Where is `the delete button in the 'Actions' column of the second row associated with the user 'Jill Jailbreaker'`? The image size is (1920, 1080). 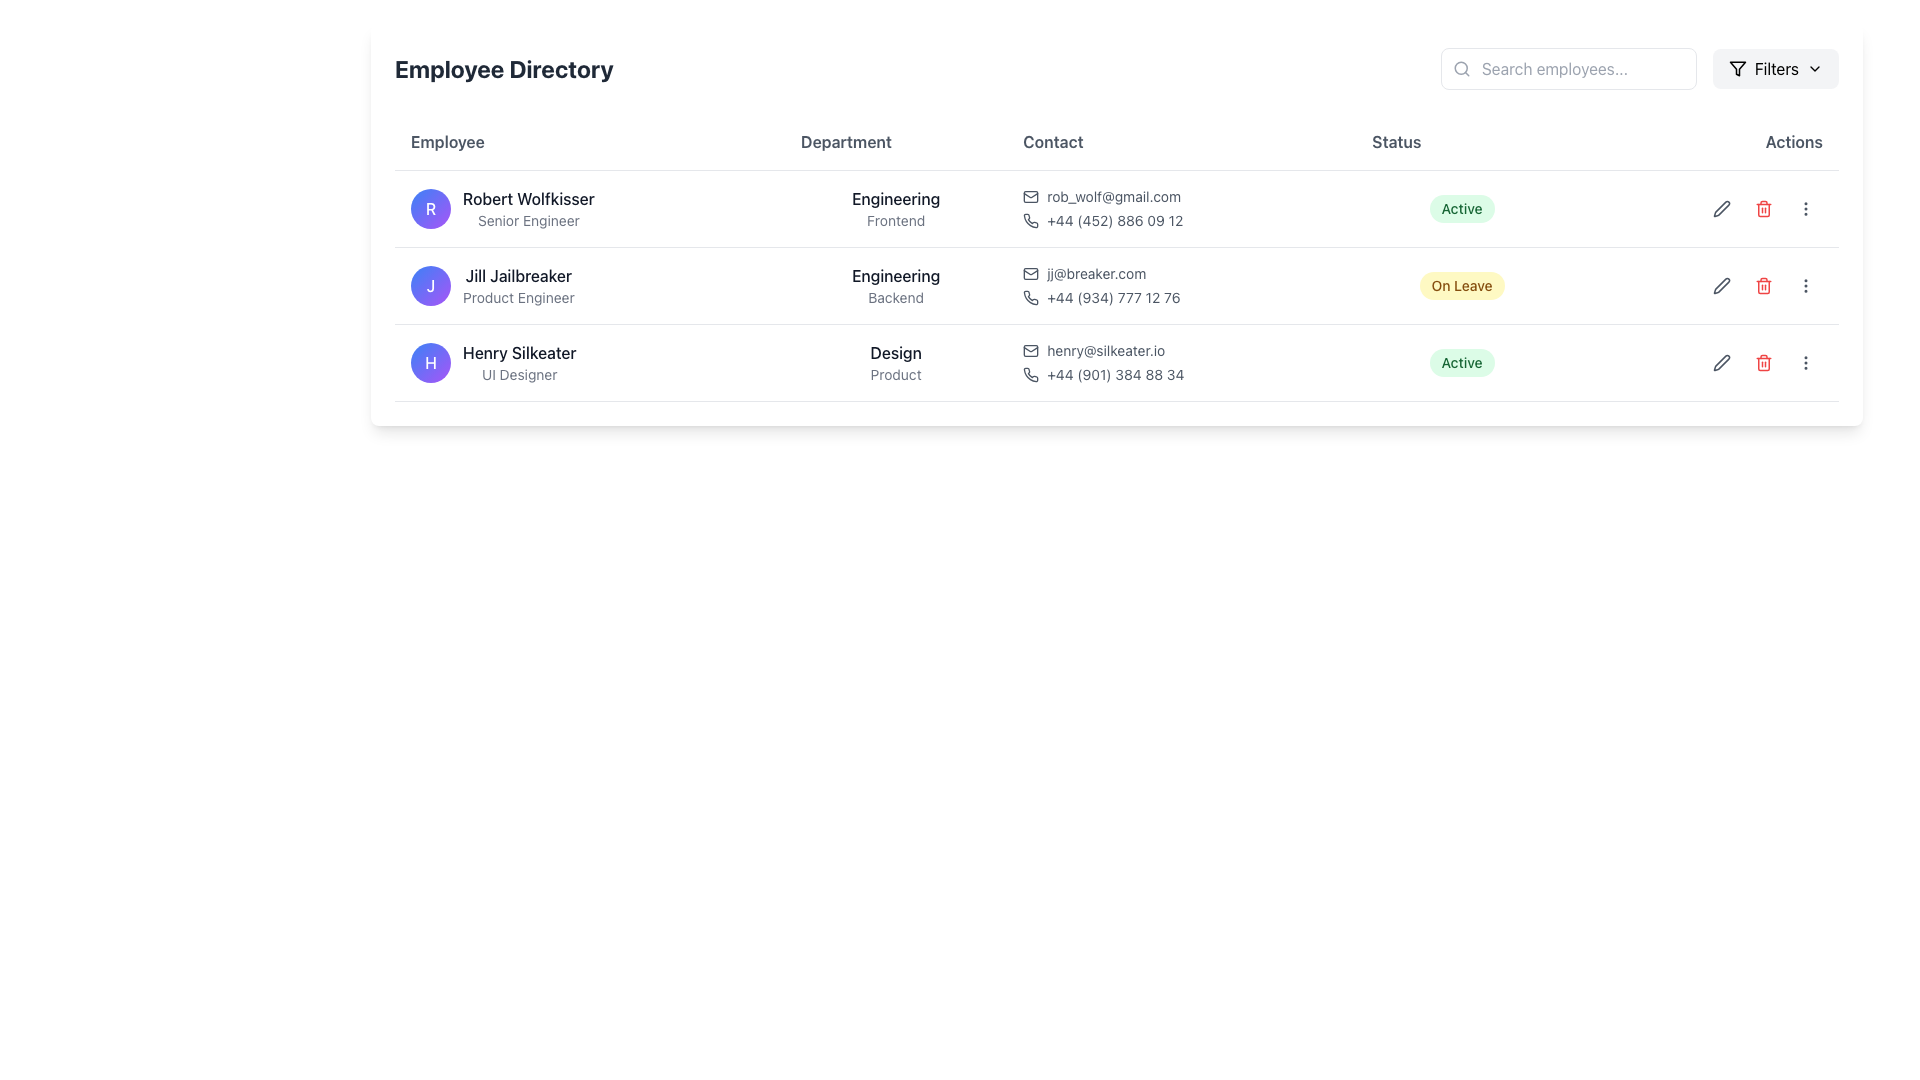 the delete button in the 'Actions' column of the second row associated with the user 'Jill Jailbreaker' is located at coordinates (1763, 285).